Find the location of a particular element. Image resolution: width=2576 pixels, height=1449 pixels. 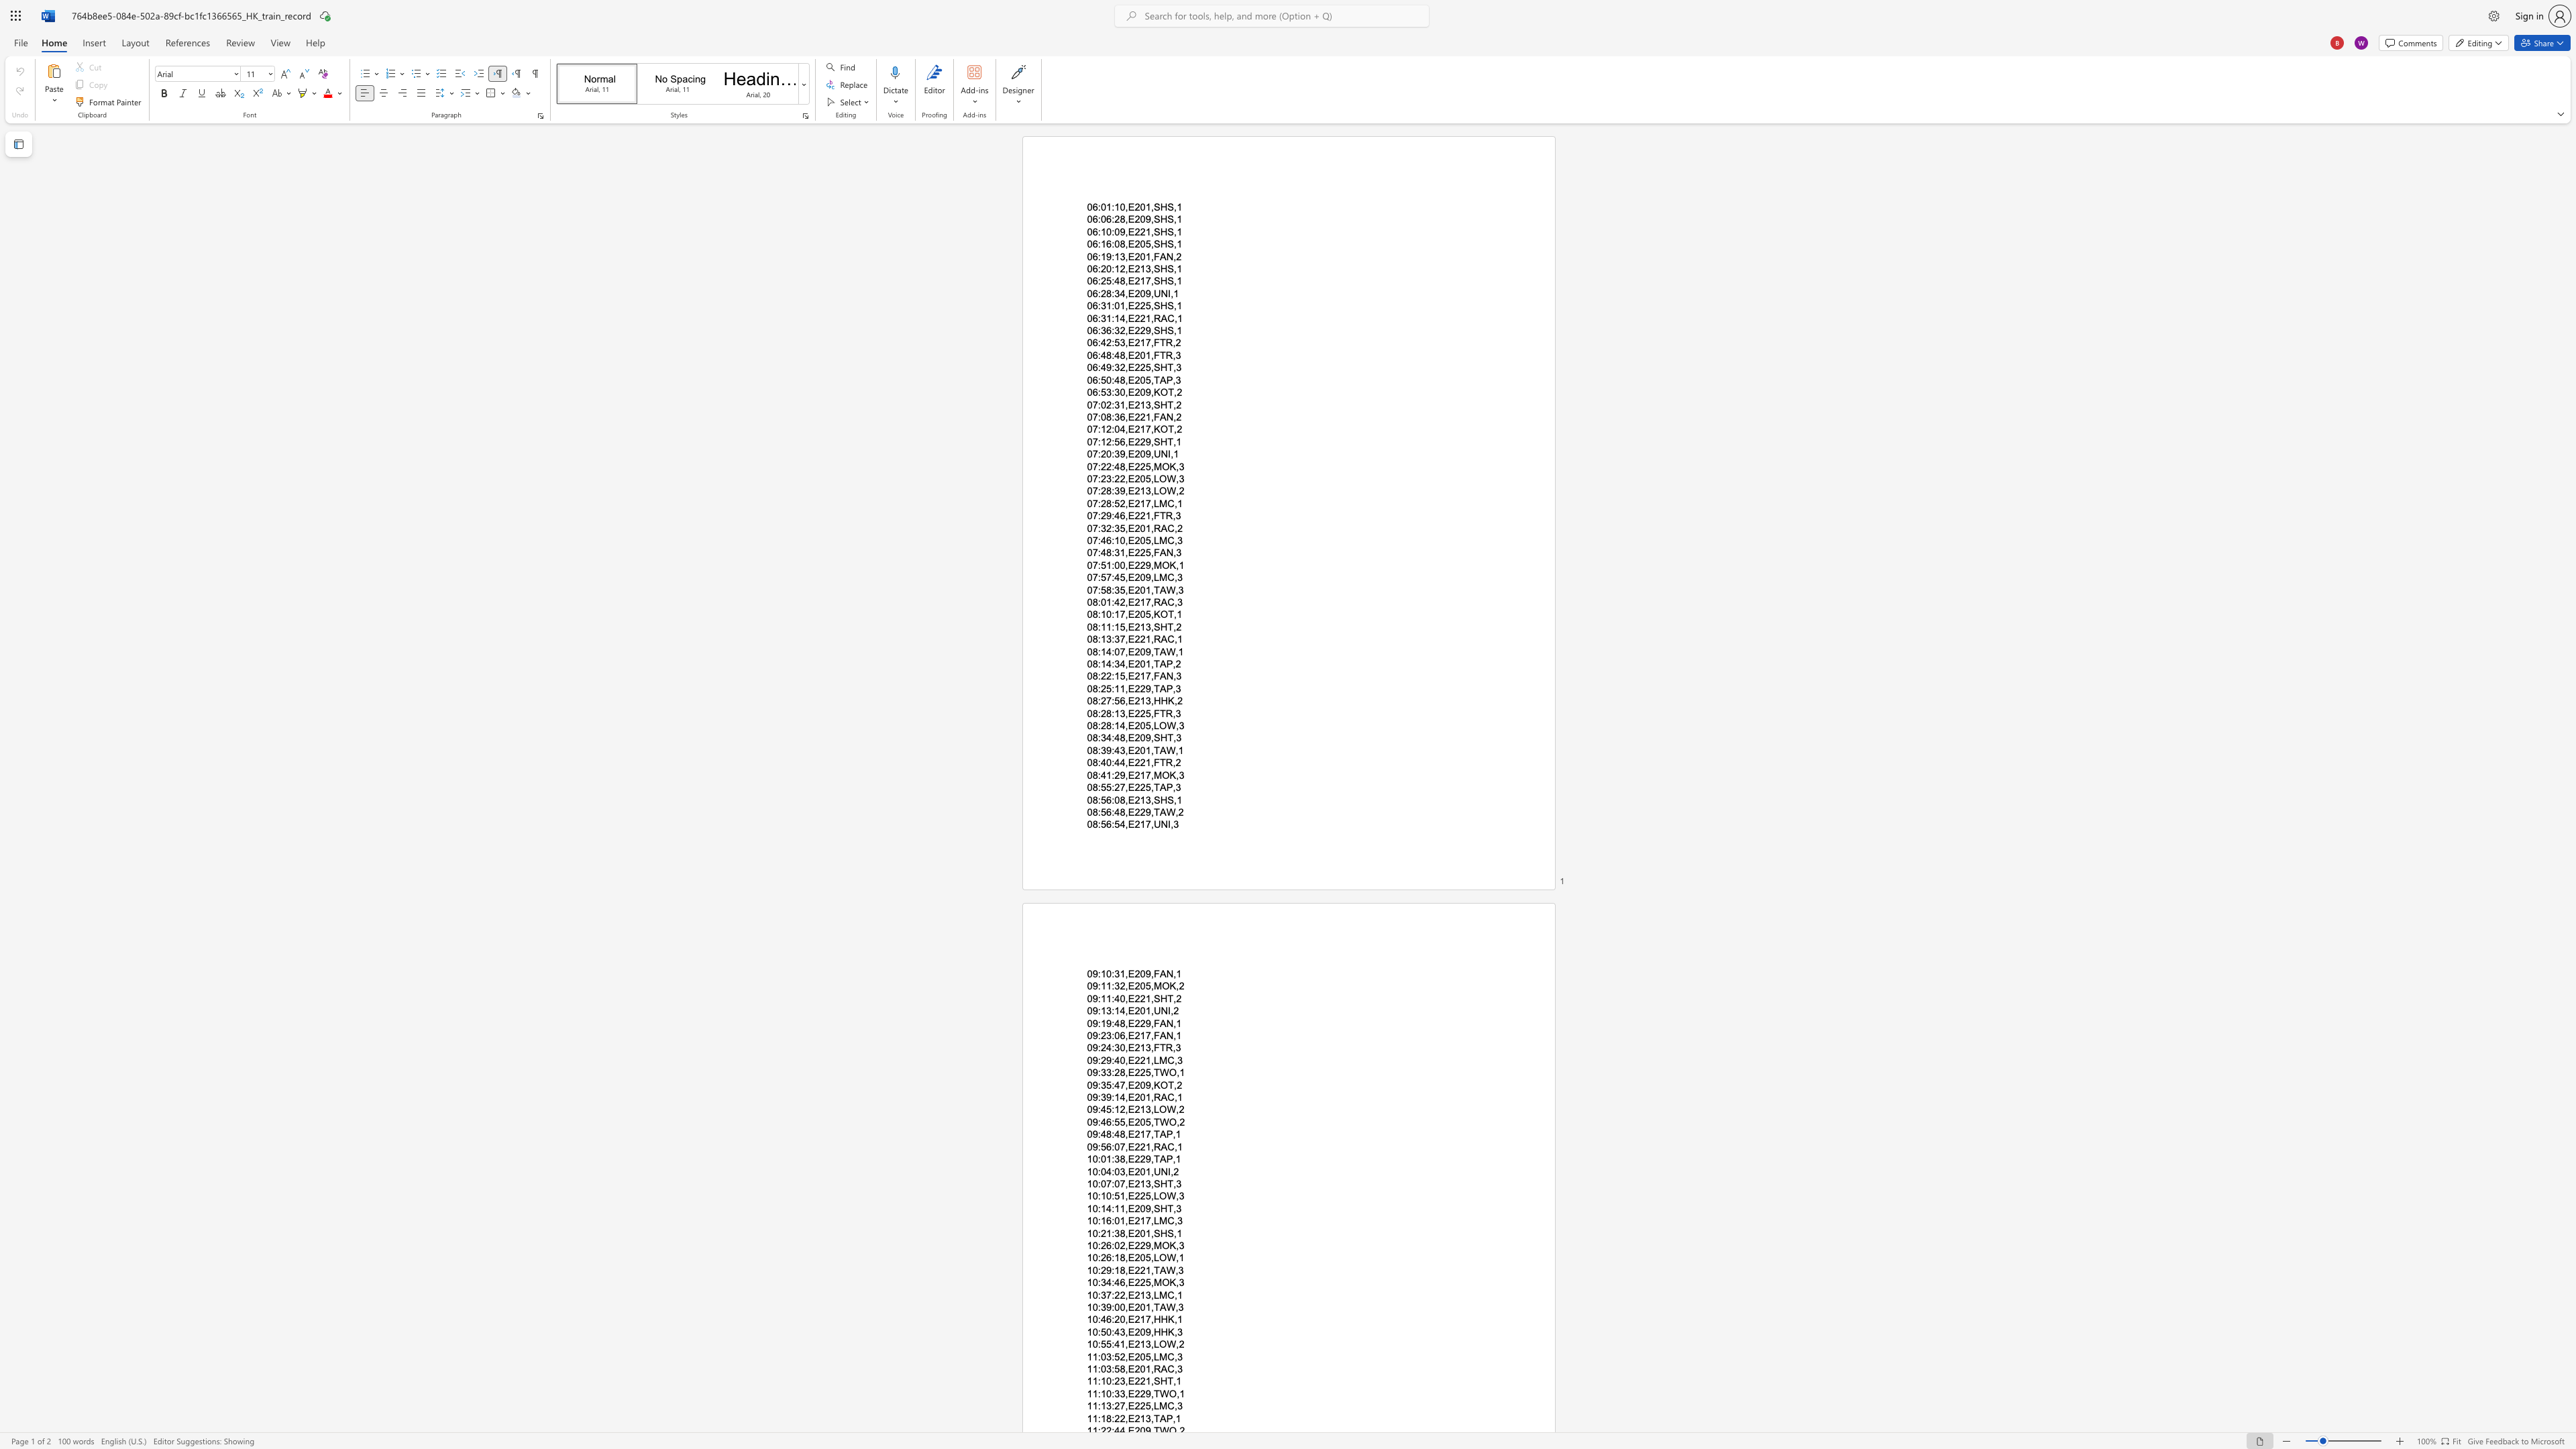

the space between the continuous character "5" and "," in the text is located at coordinates (1149, 478).